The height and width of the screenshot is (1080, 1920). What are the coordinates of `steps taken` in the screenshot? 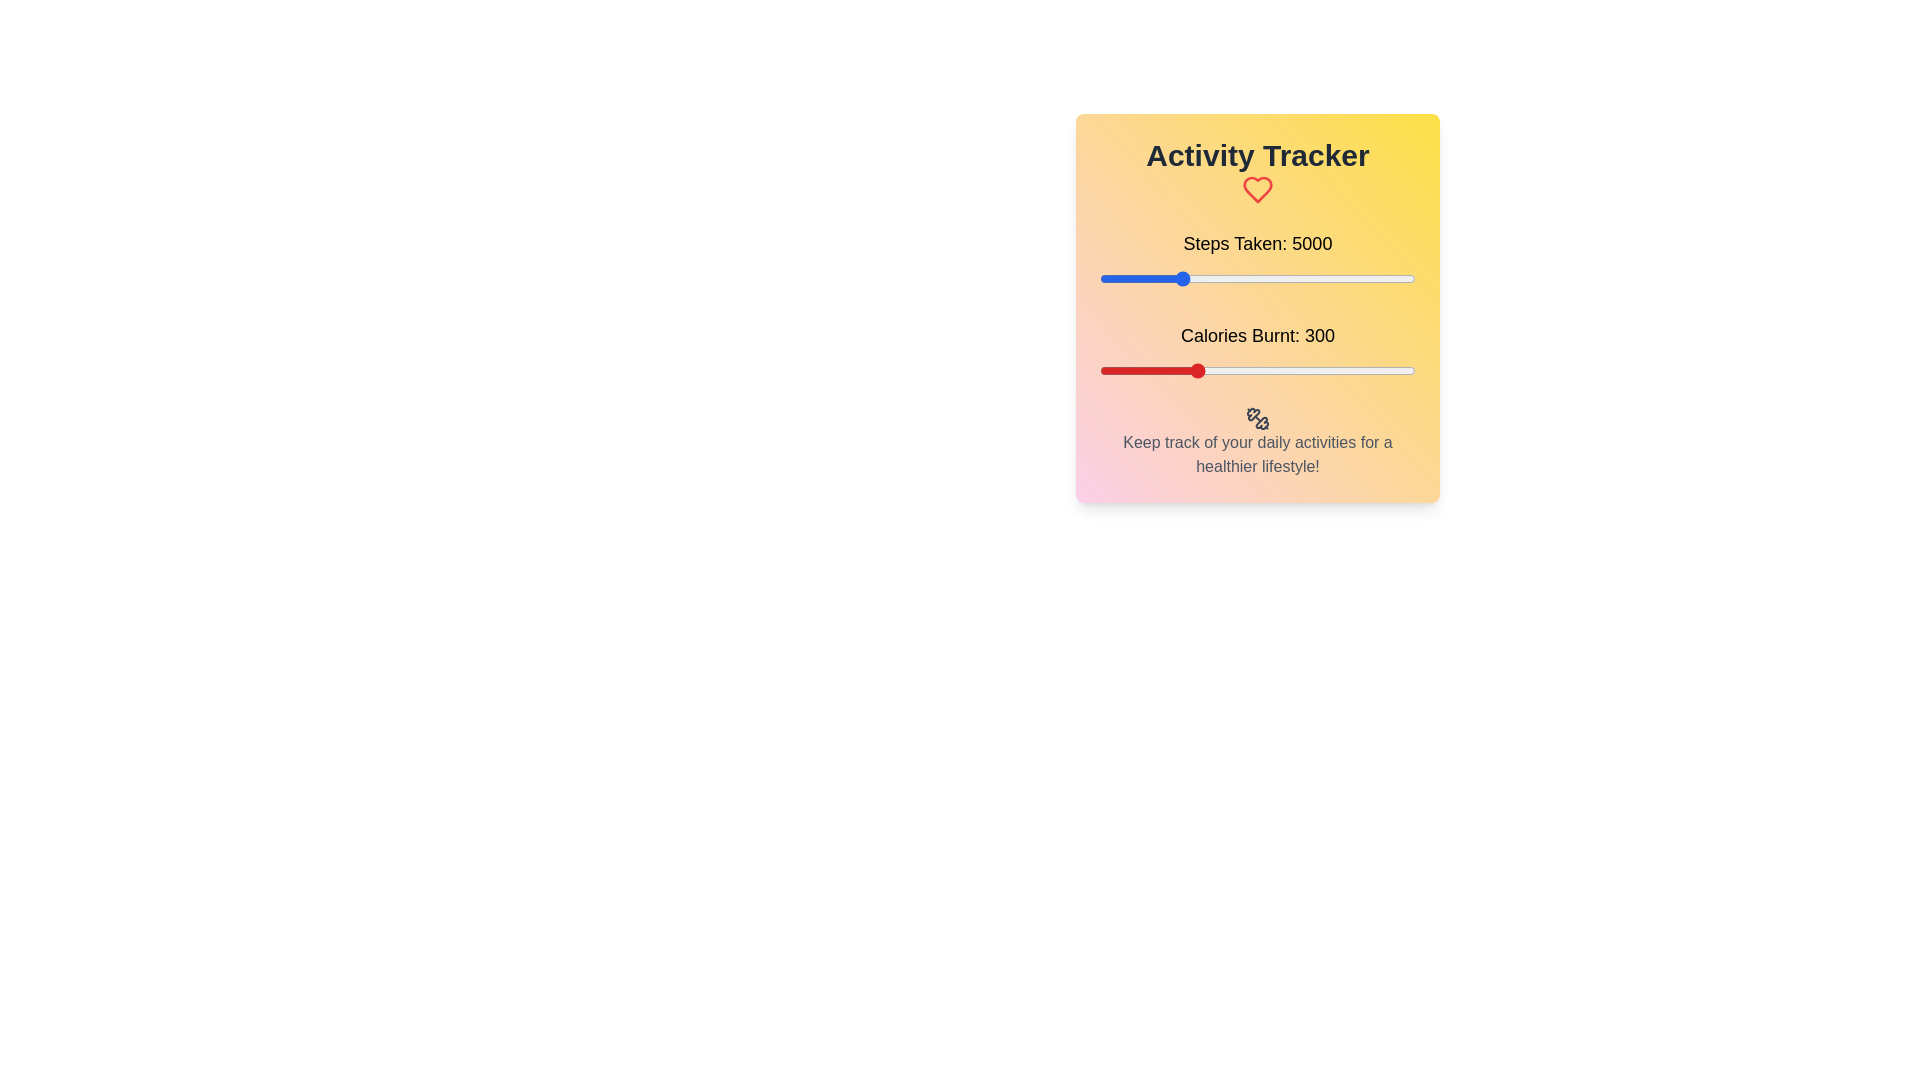 It's located at (1392, 278).